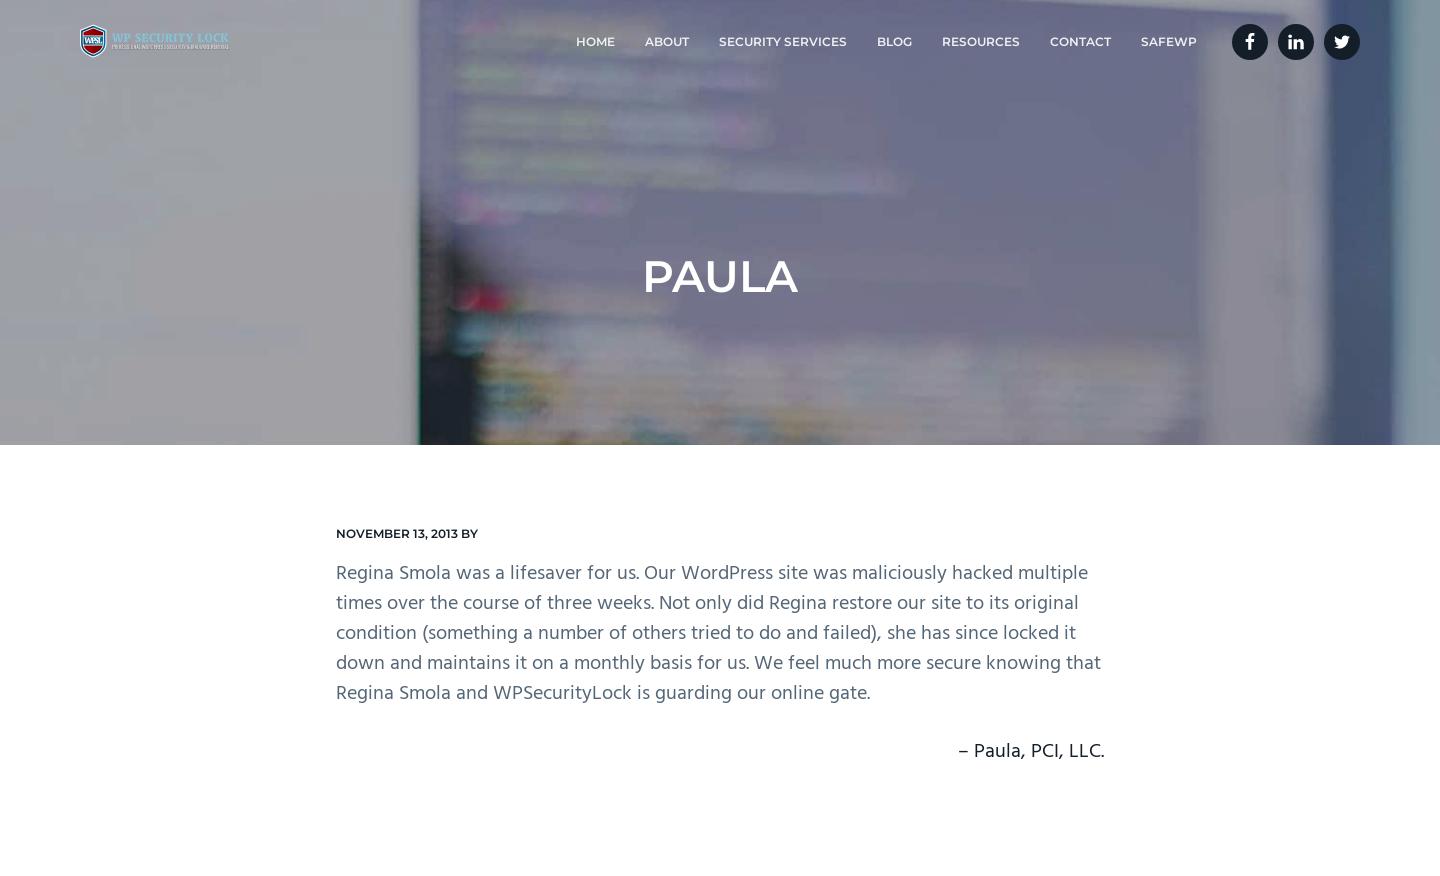 The height and width of the screenshot is (876, 1440). Describe the element at coordinates (767, 174) in the screenshot. I see `'WordPress Security and Installation Services'` at that location.